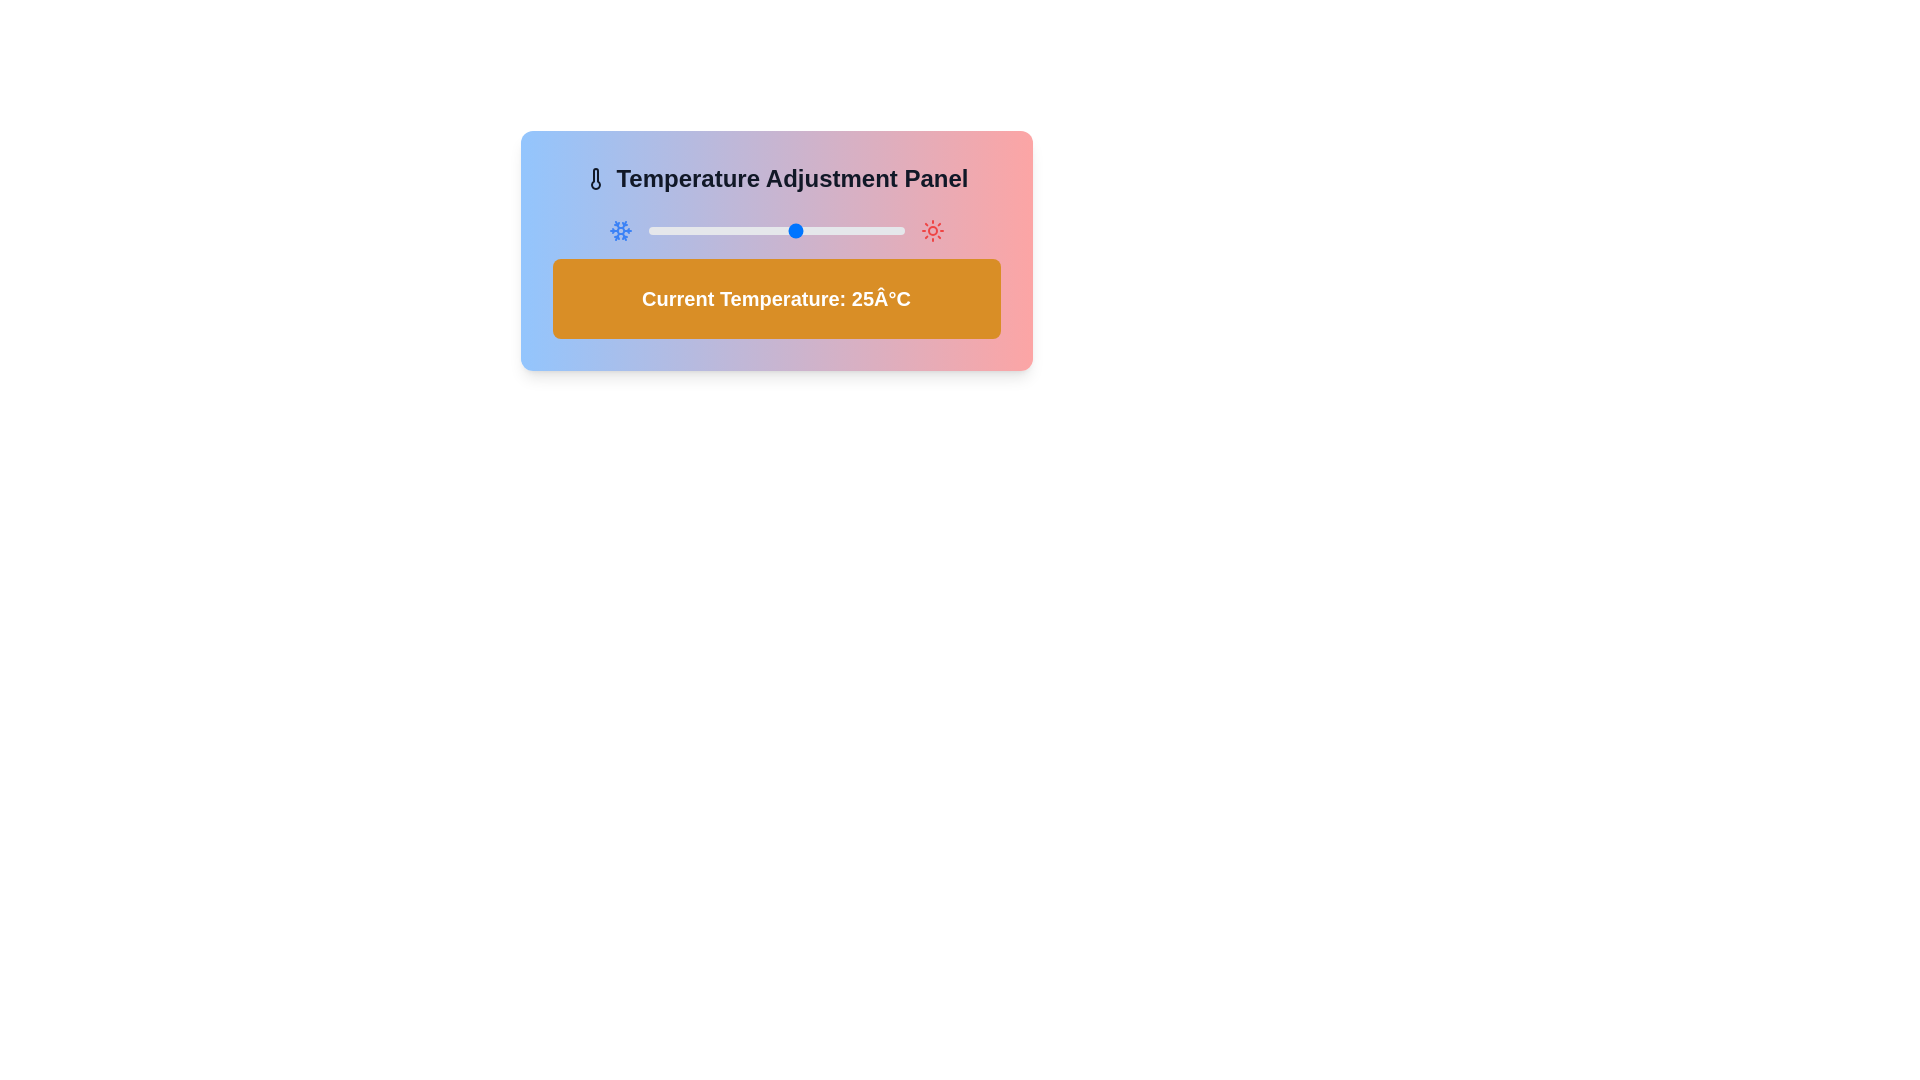 The height and width of the screenshot is (1080, 1920). What do you see at coordinates (678, 230) in the screenshot?
I see `the temperature slider to set the temperature to -3°C` at bounding box center [678, 230].